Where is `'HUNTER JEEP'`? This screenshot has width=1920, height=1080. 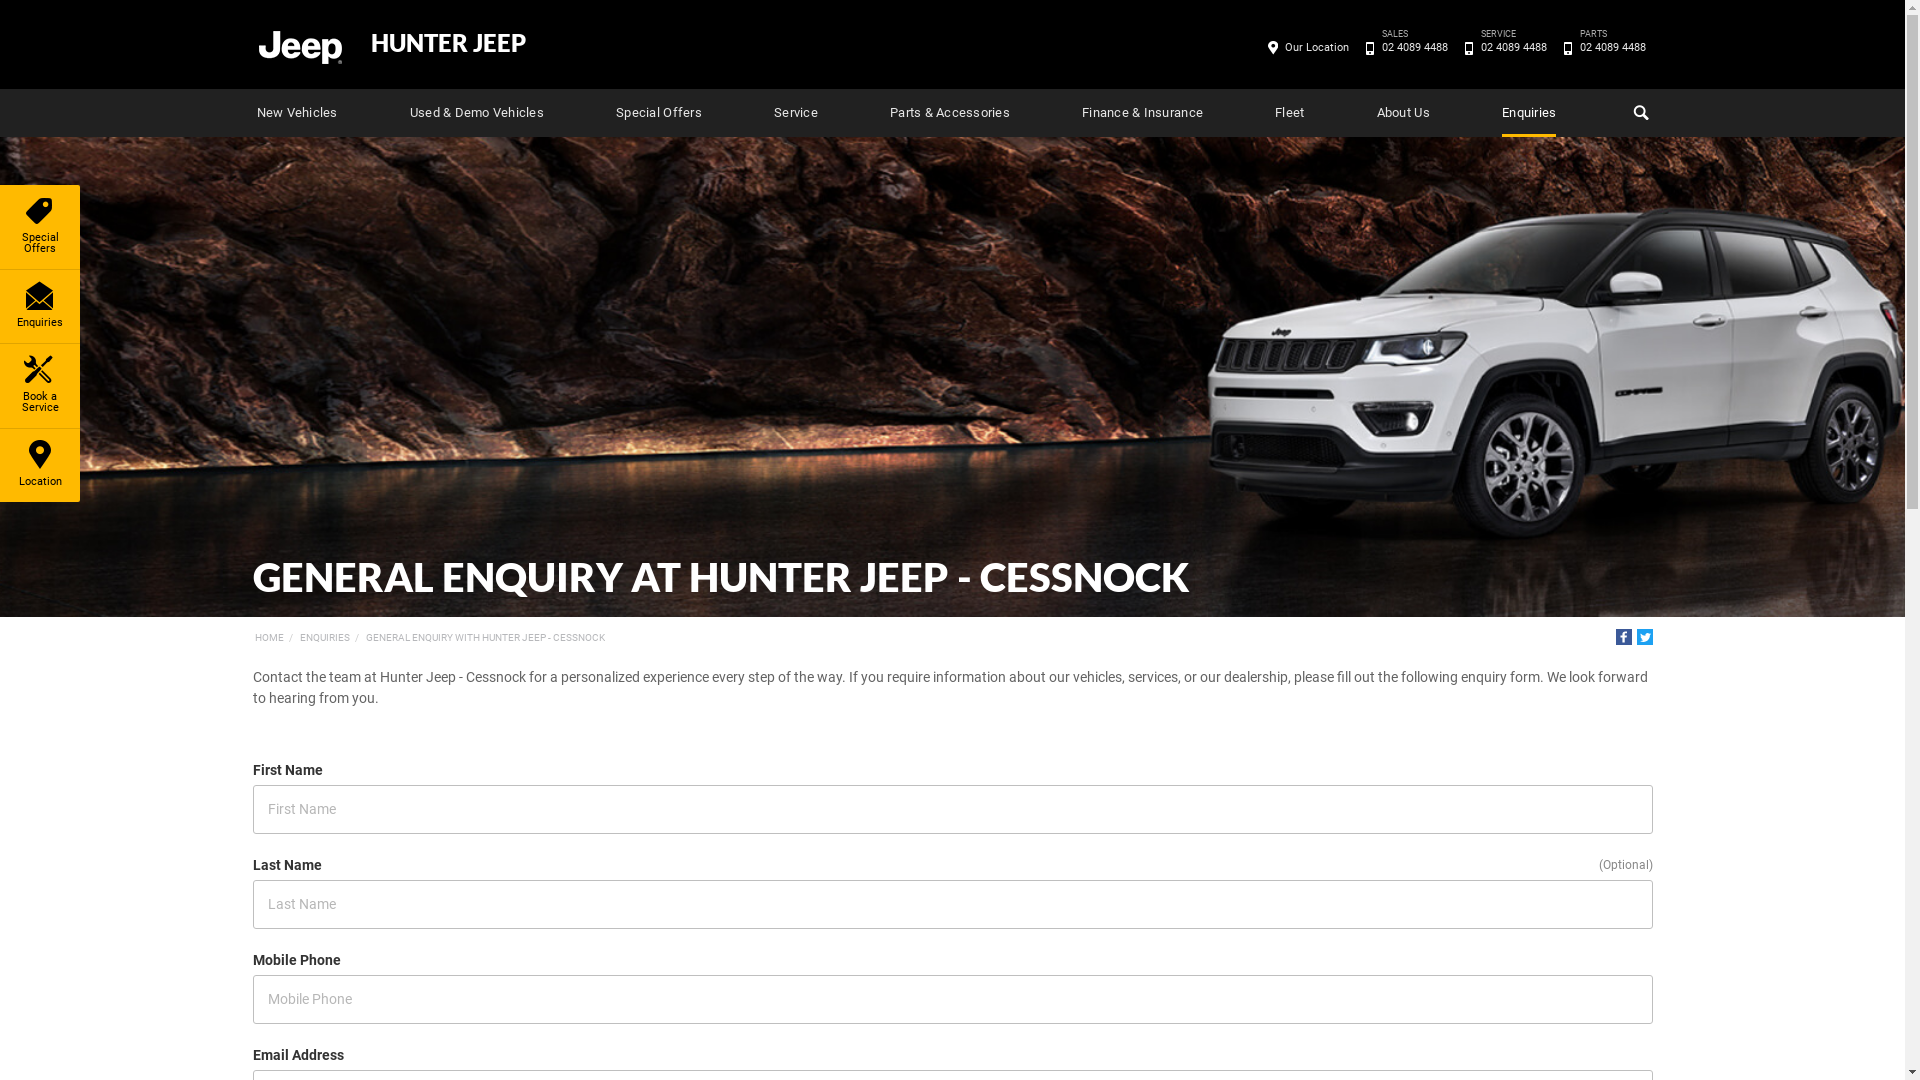
'HUNTER JEEP' is located at coordinates (446, 43).